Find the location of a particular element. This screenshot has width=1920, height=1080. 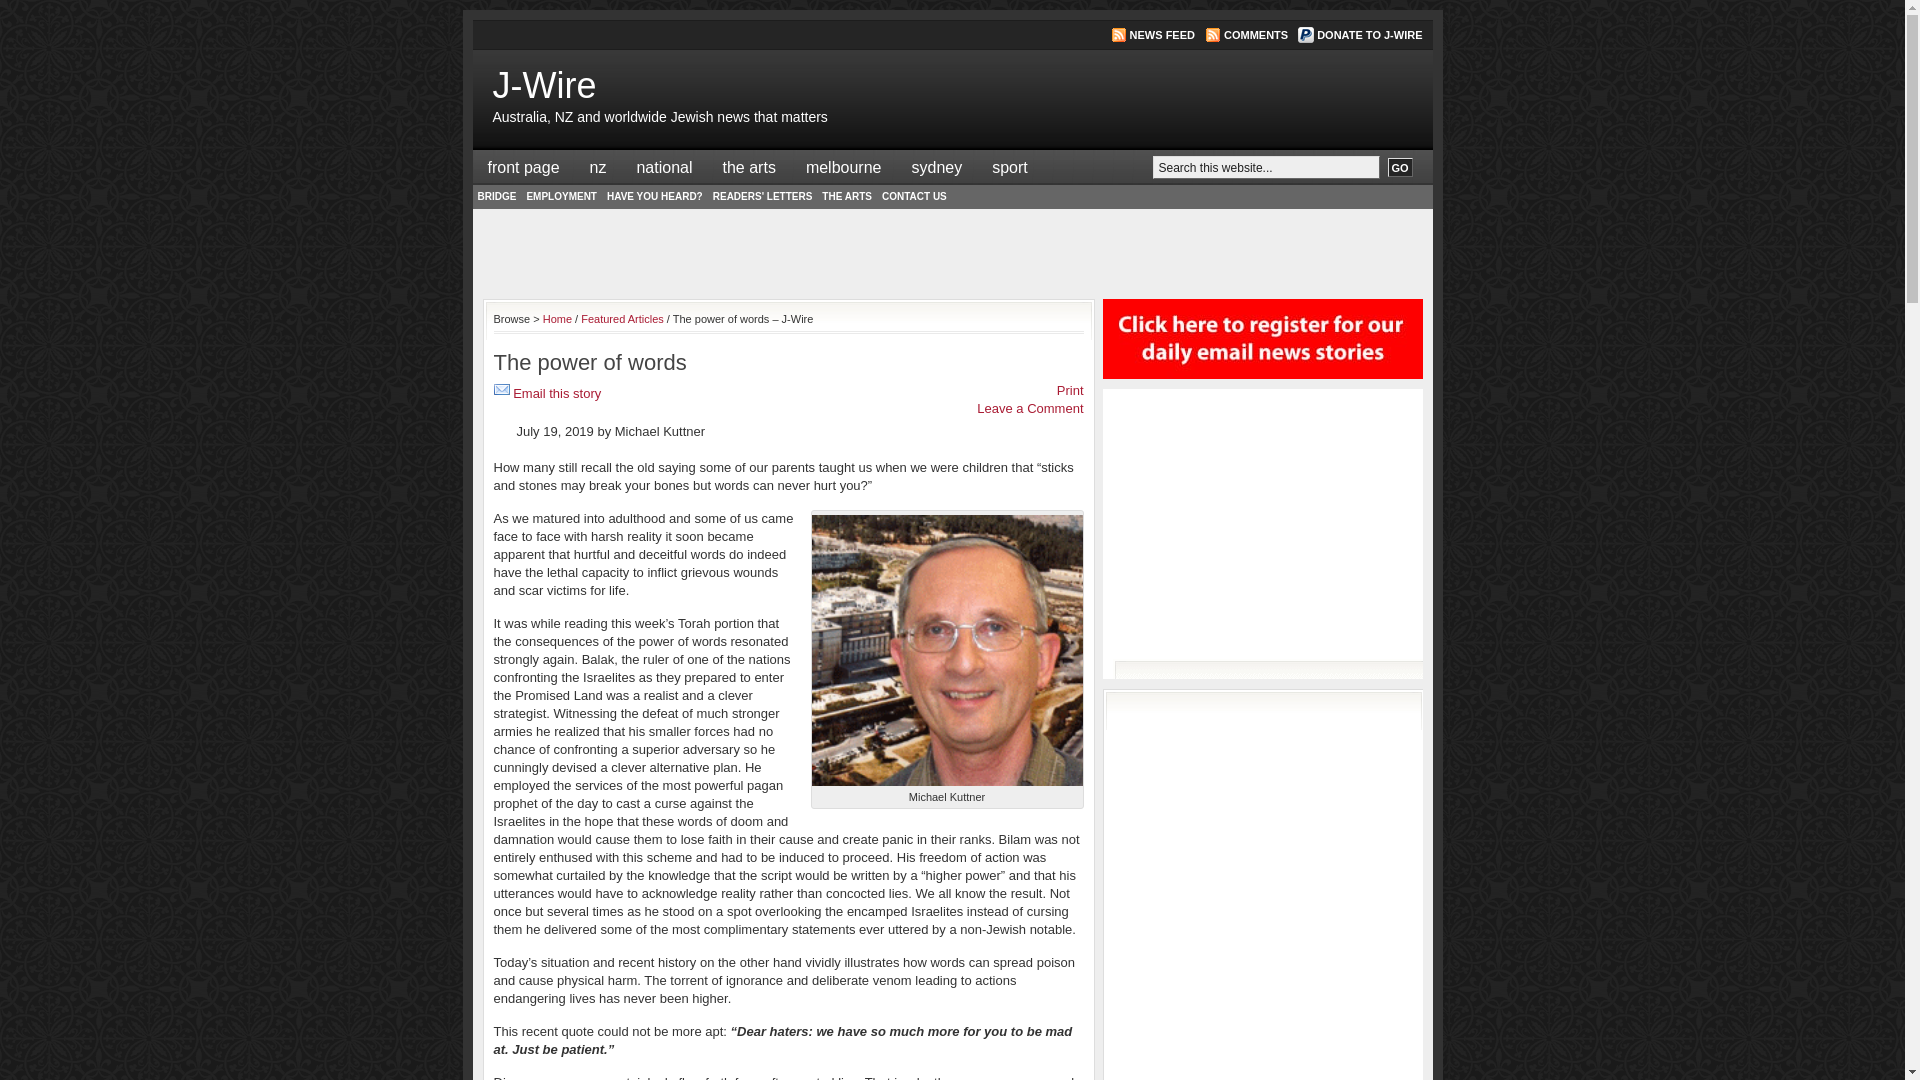

'Leave a Comment' is located at coordinates (1030, 407).